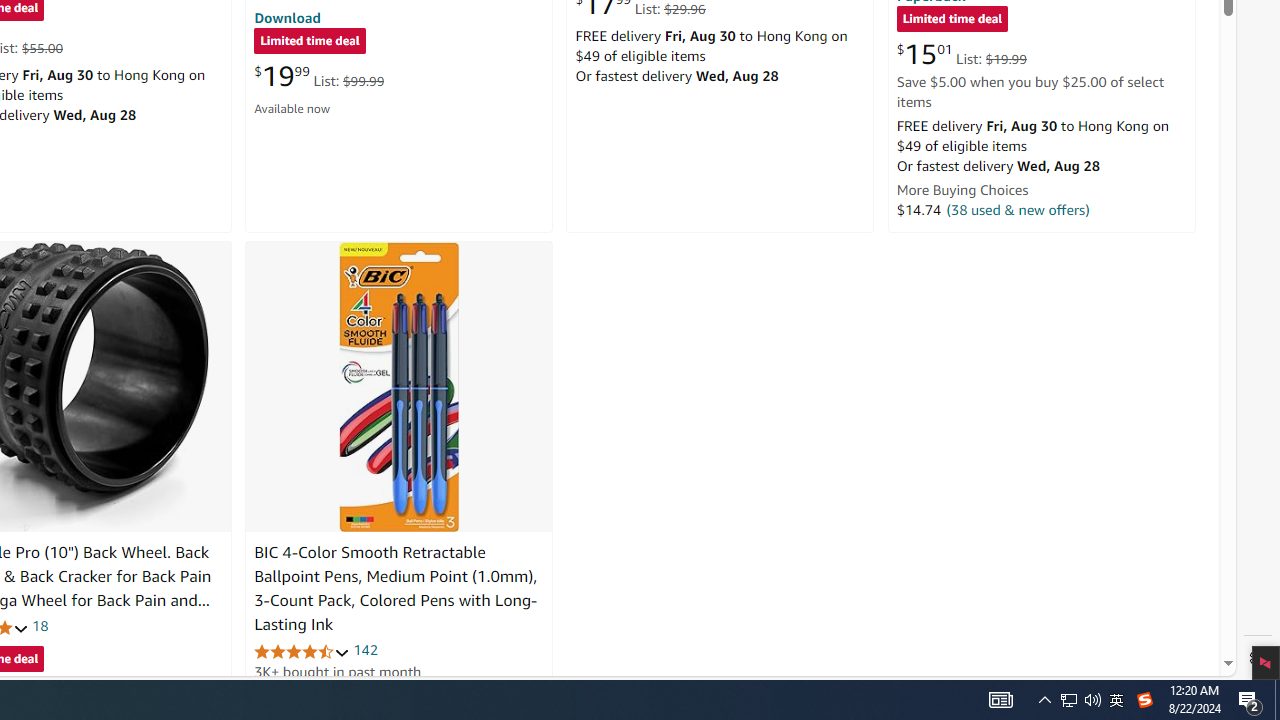 This screenshot has width=1280, height=720. I want to click on '4.6 out of 5 stars', so click(301, 651).